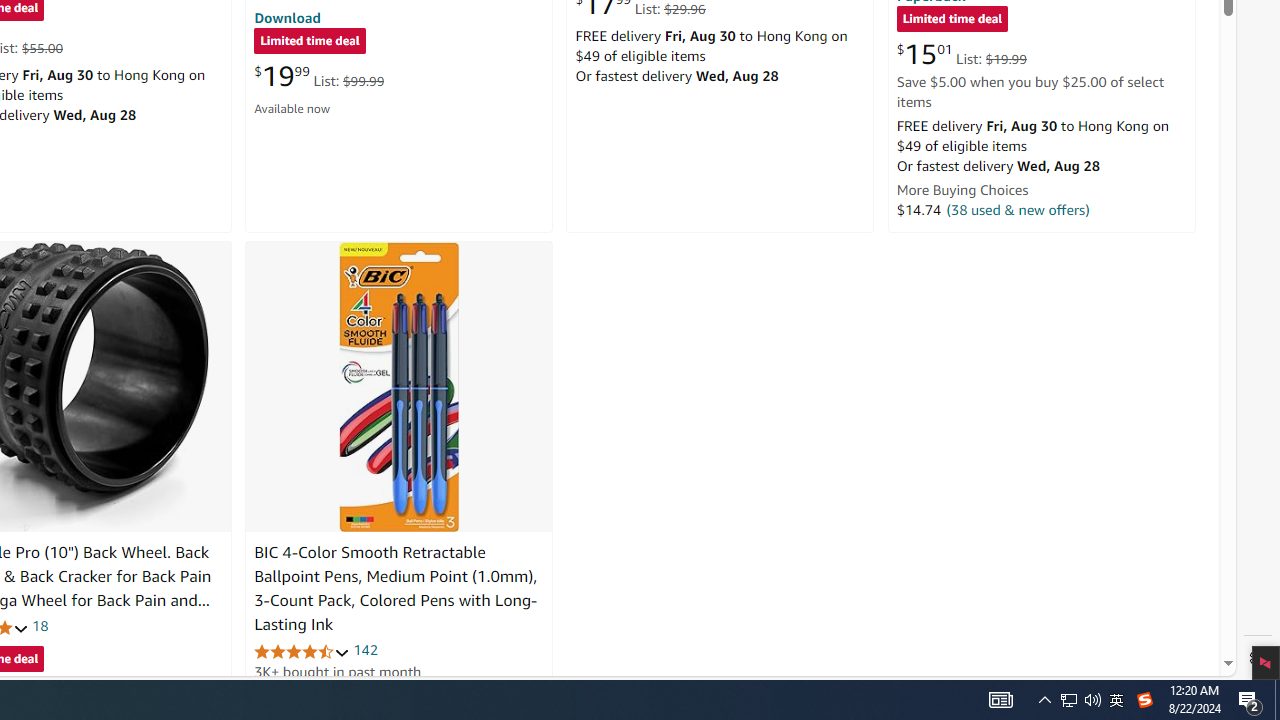 This screenshot has width=1280, height=720. I want to click on '4.6 out of 5 stars', so click(301, 651).